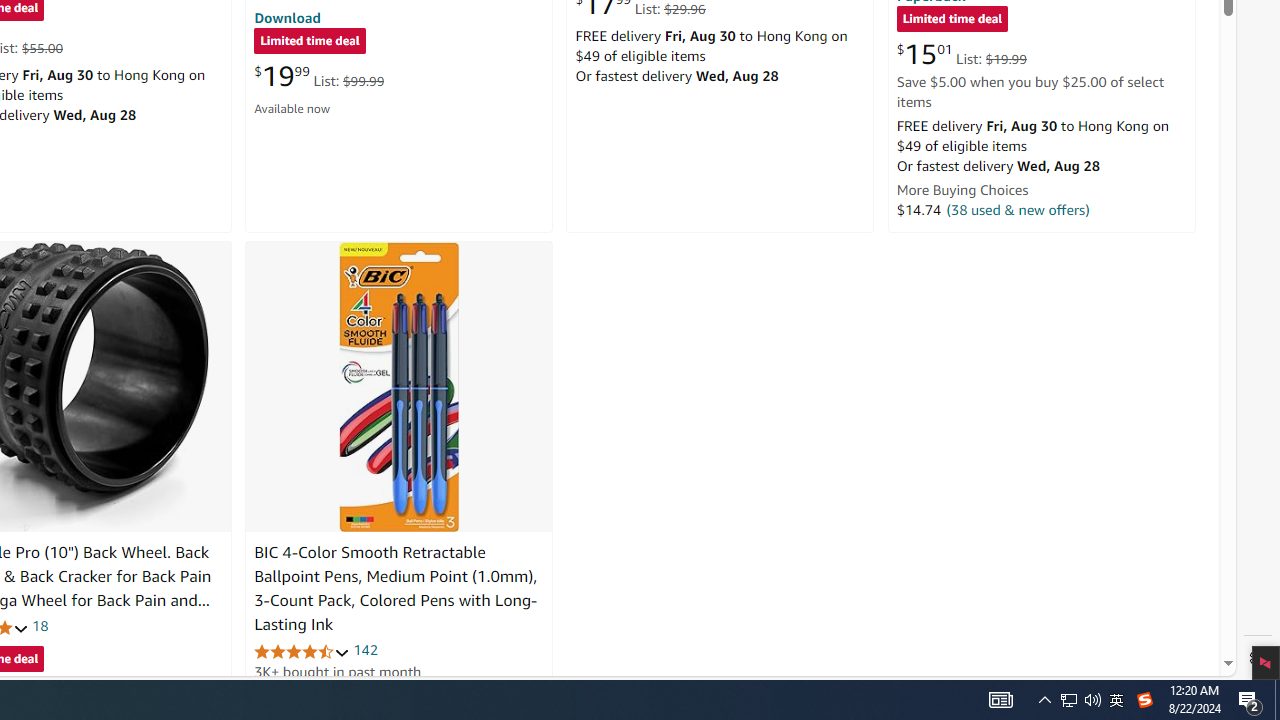 This screenshot has width=1280, height=720. I want to click on '4.6 out of 5 stars', so click(301, 651).